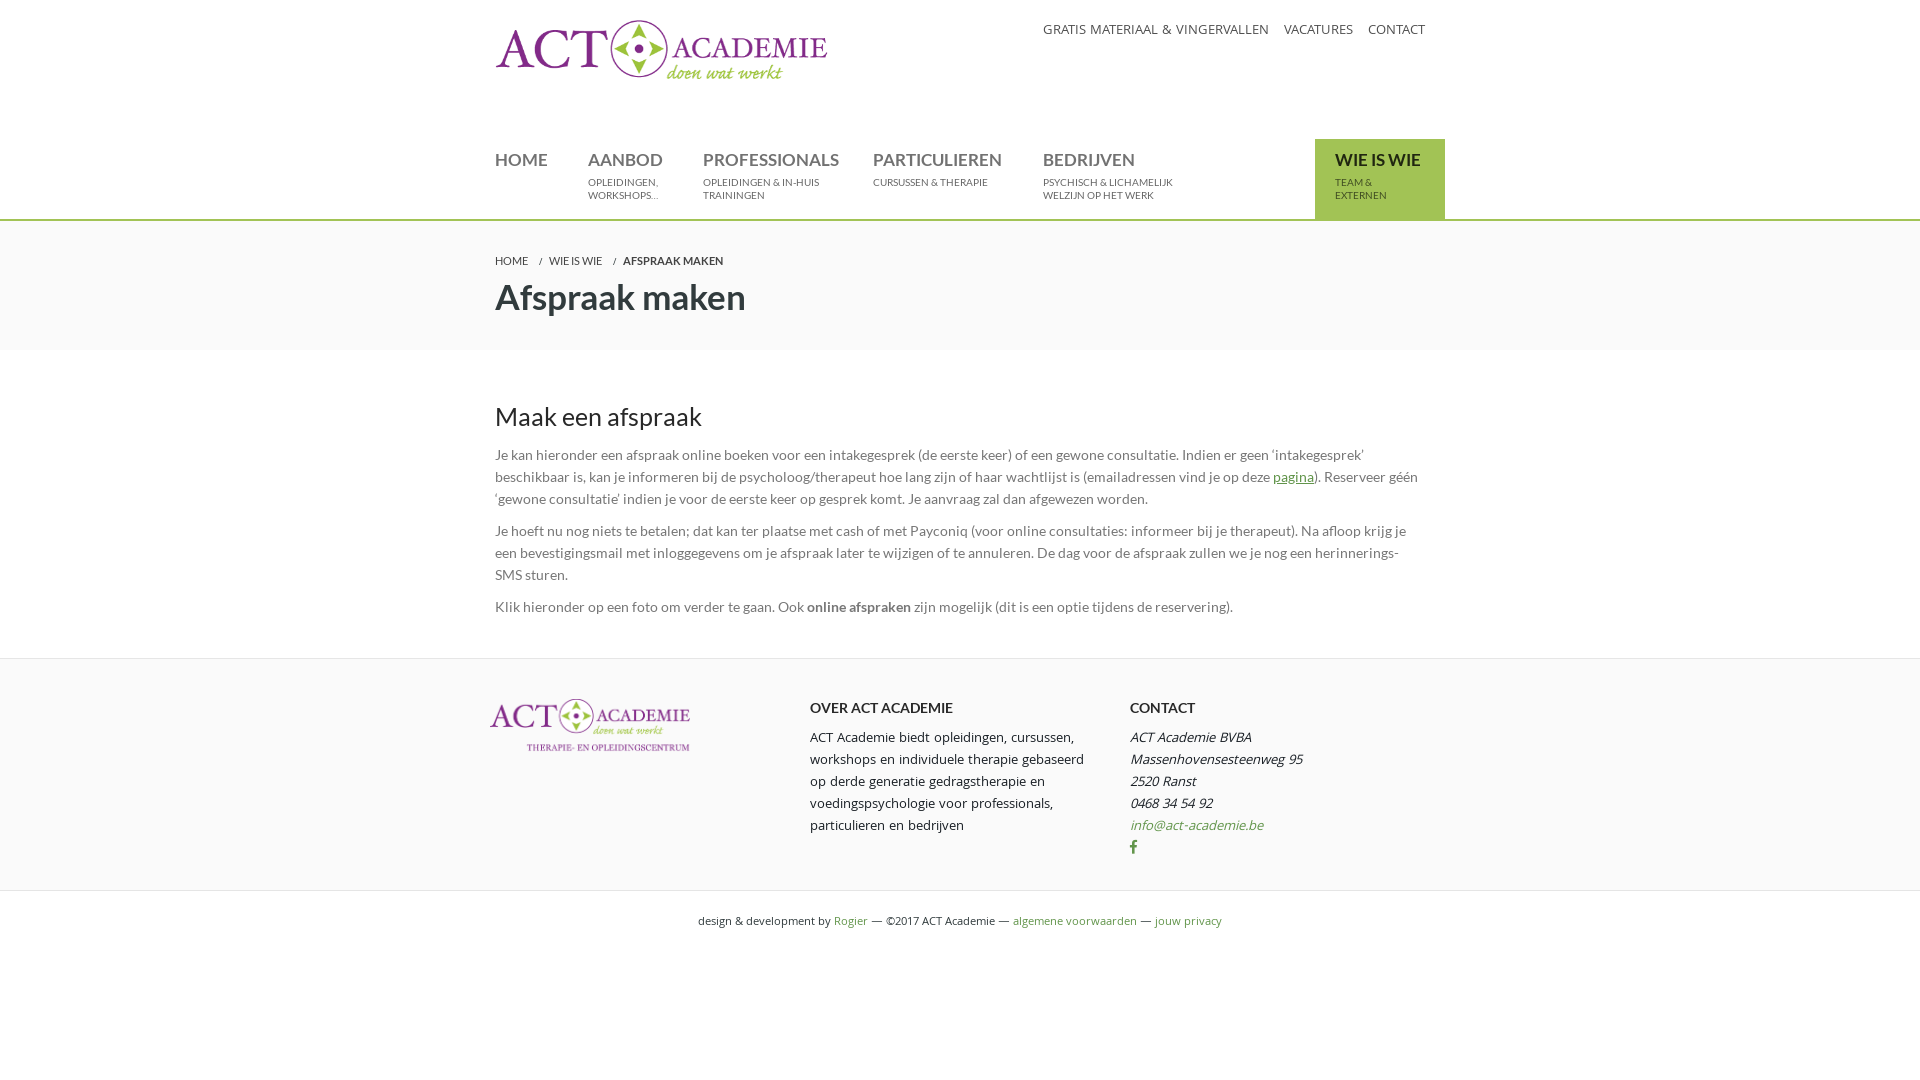  Describe the element at coordinates (936, 177) in the screenshot. I see `'PARTICULIEREN` at that location.